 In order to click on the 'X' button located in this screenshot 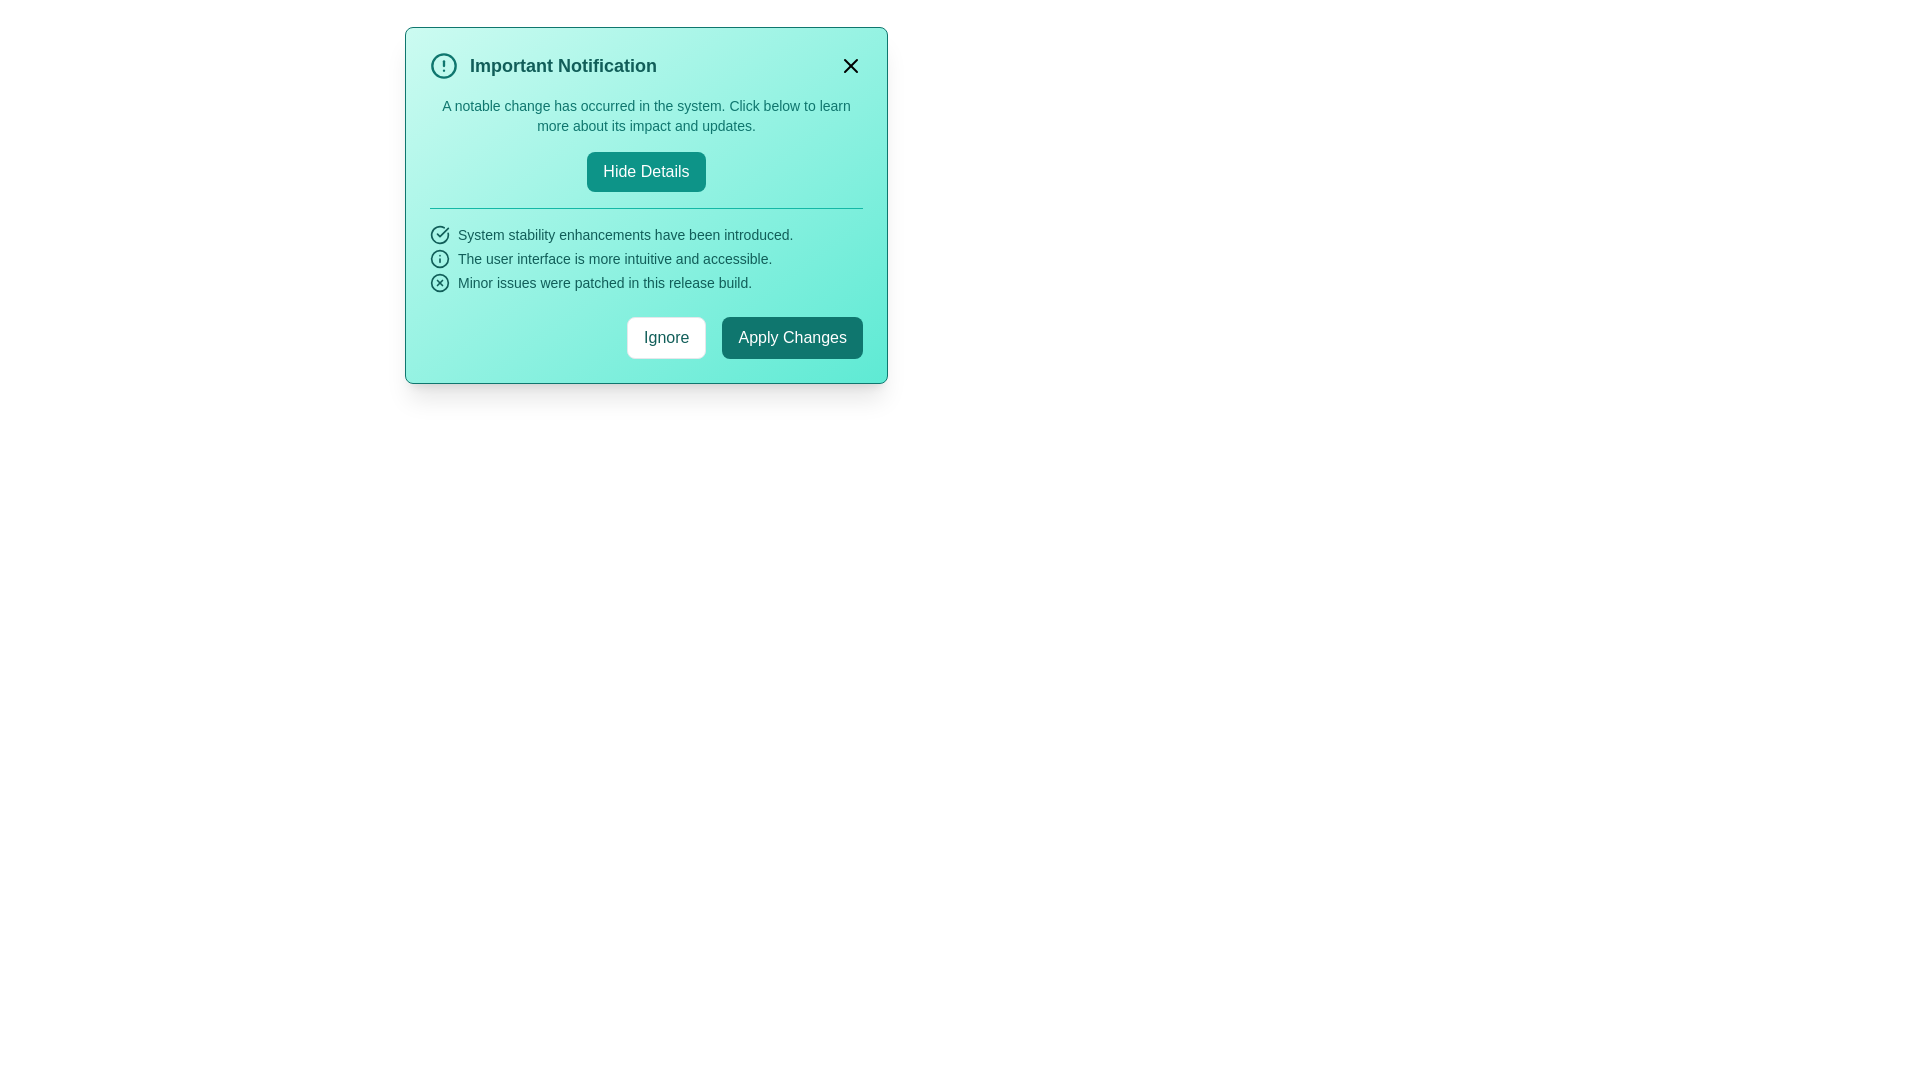, I will do `click(850, 64)`.